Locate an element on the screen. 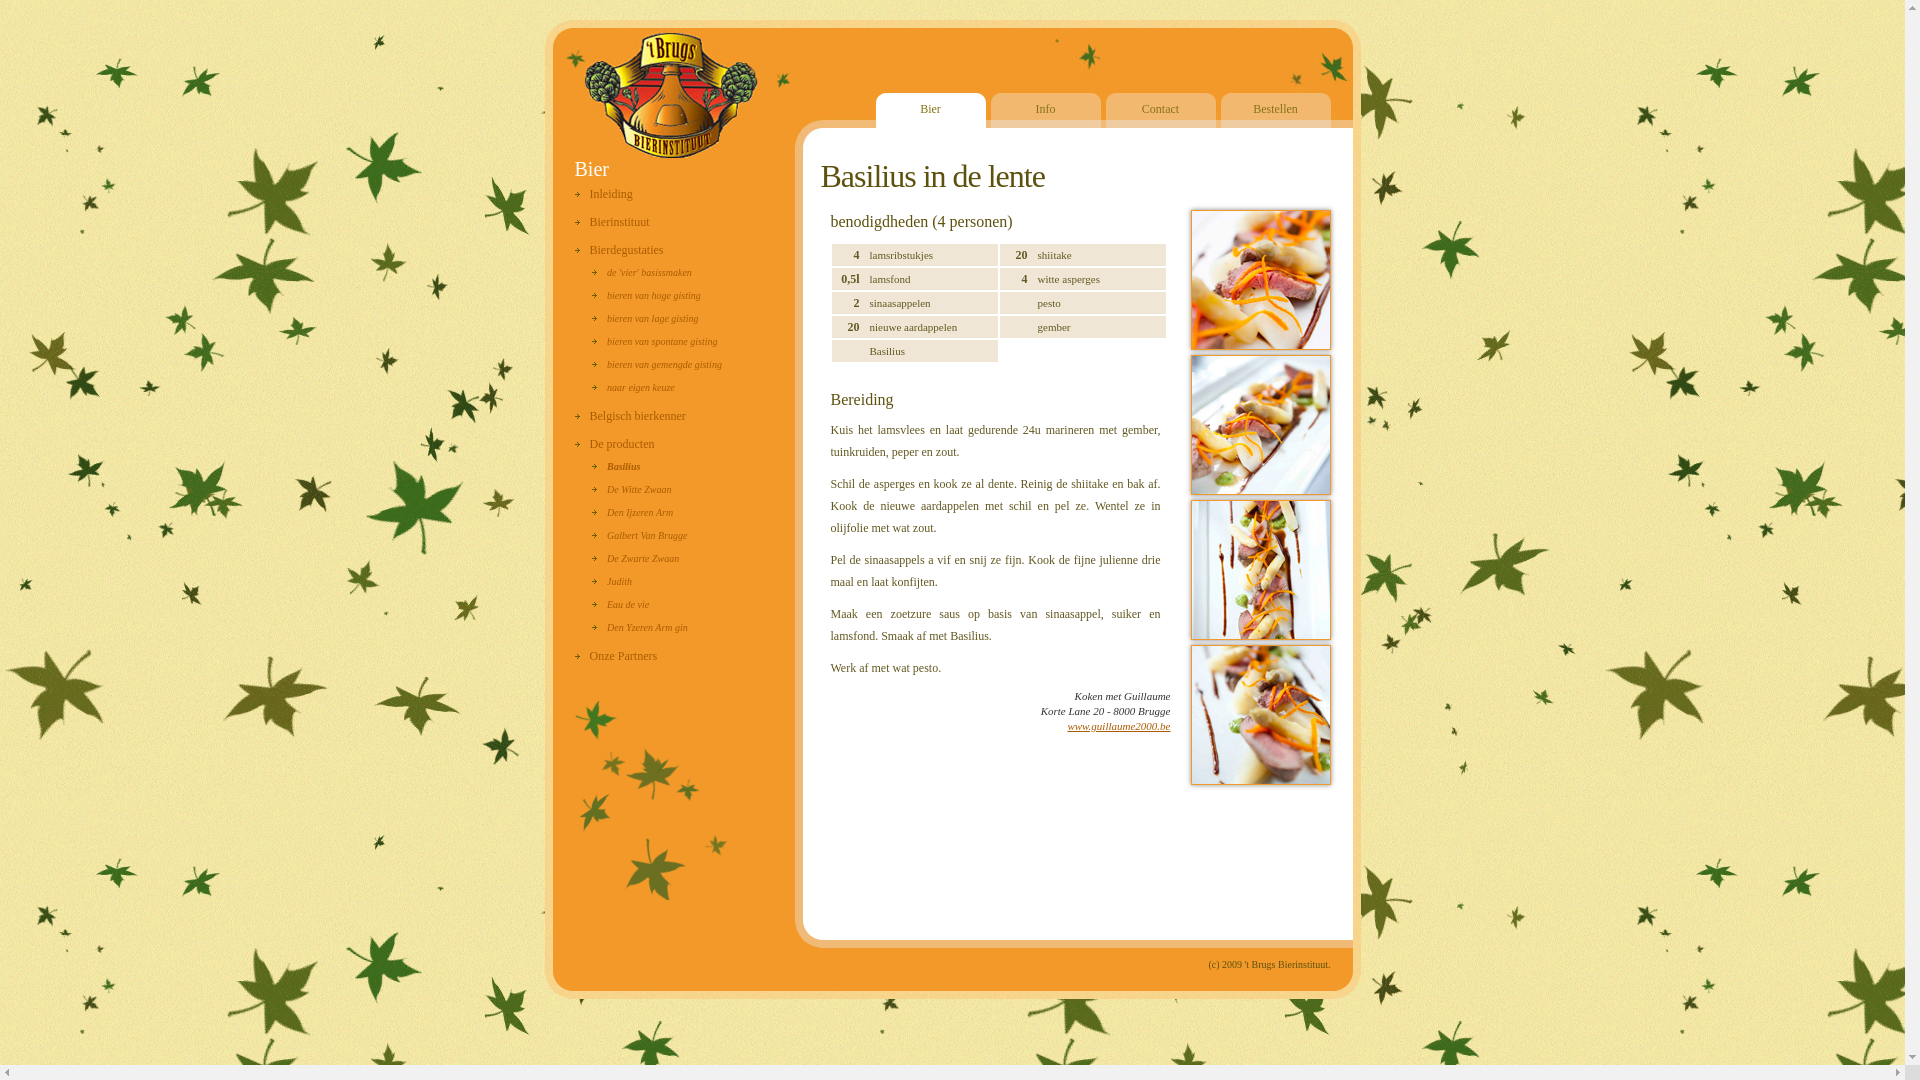 Image resolution: width=1920 pixels, height=1080 pixels. 'Basilius' is located at coordinates (590, 466).